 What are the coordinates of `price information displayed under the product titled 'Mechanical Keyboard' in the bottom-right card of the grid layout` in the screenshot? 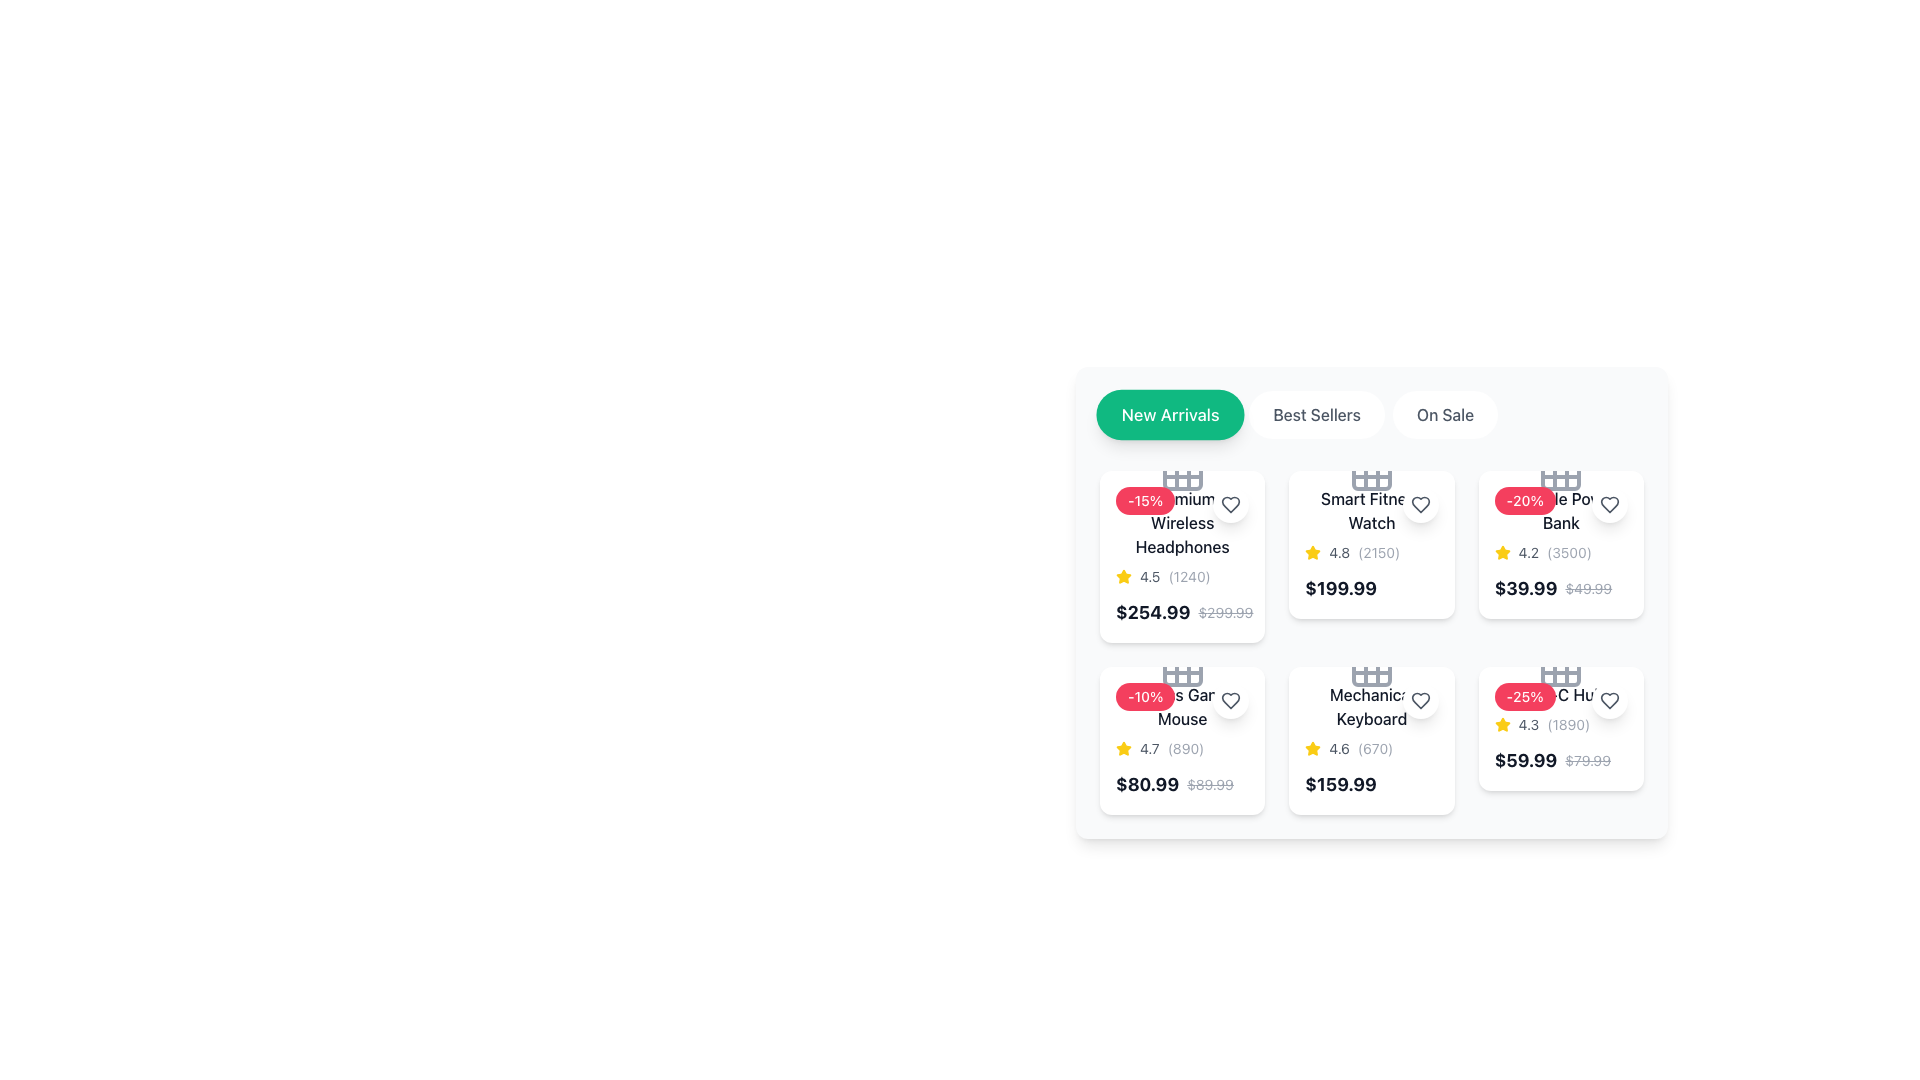 It's located at (1341, 784).